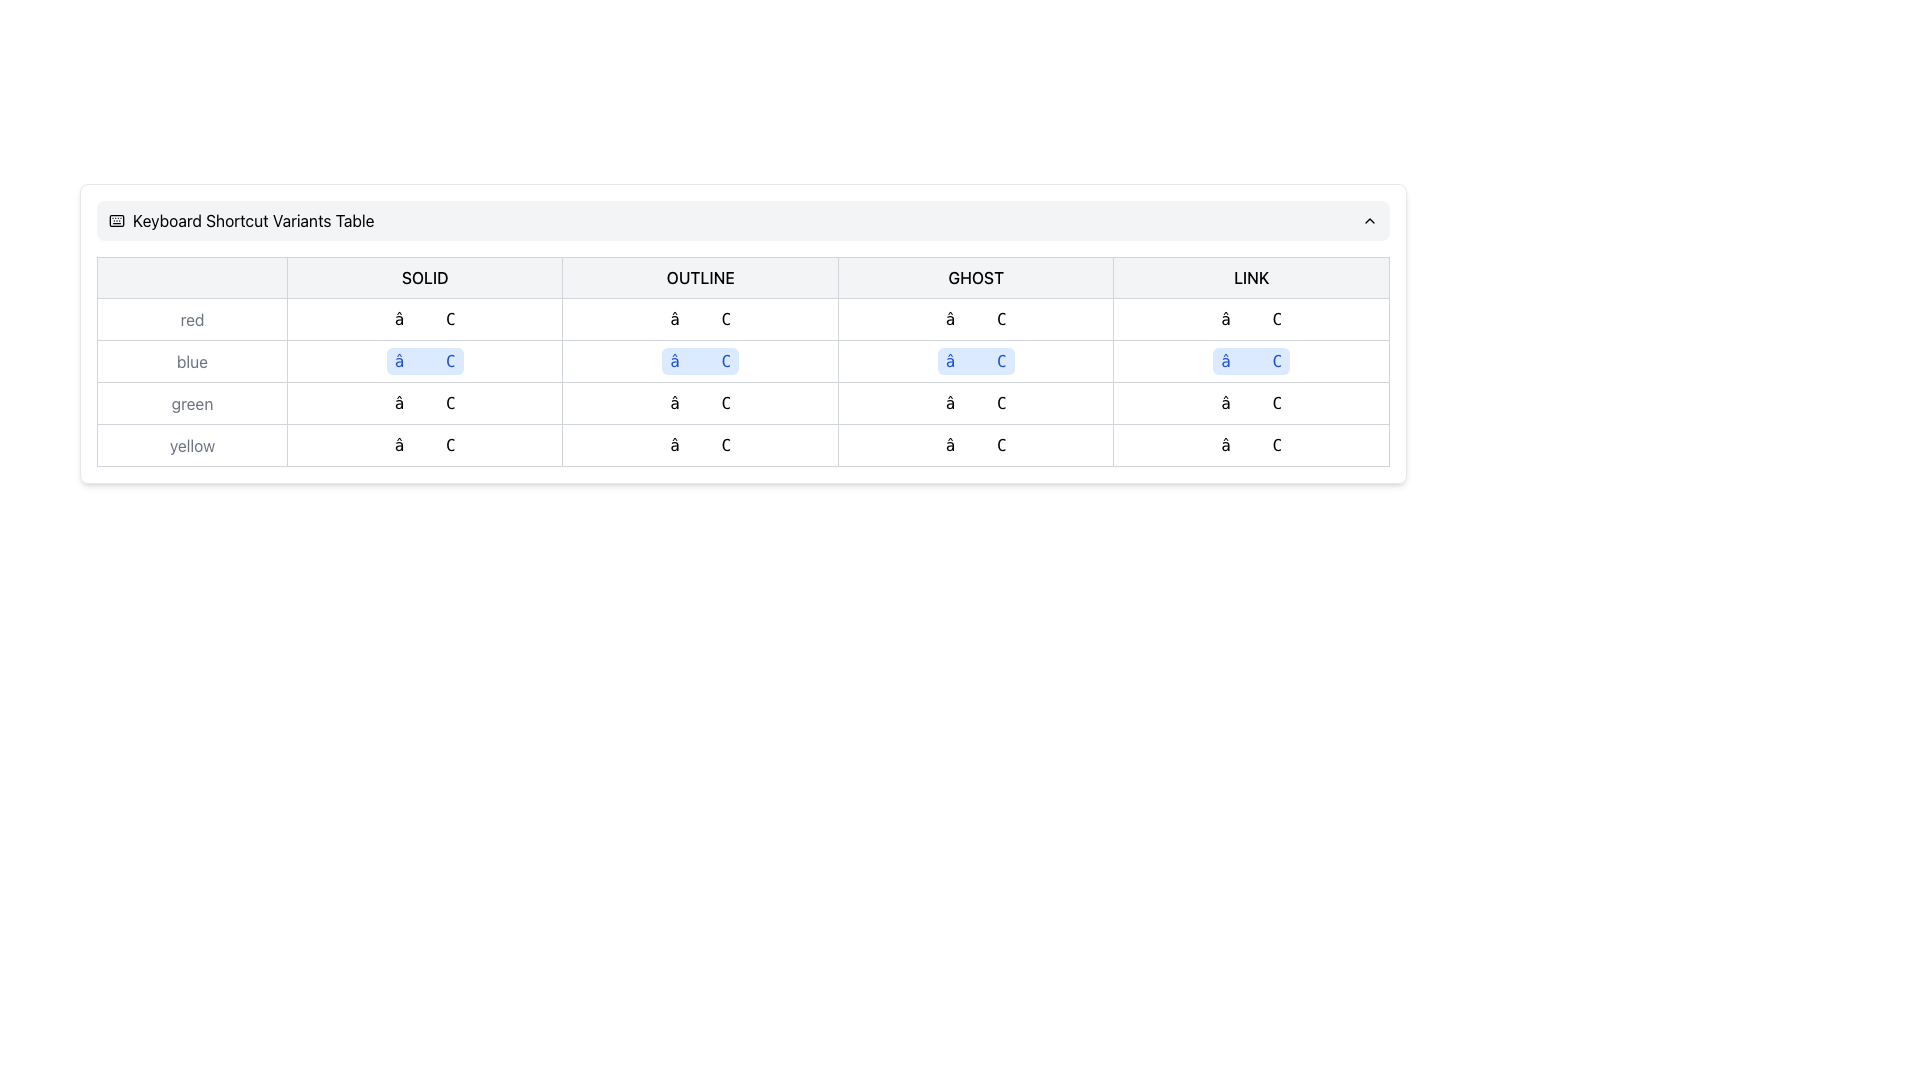 This screenshot has height=1080, width=1920. Describe the element at coordinates (976, 361) in the screenshot. I see `keyboard shortcut label located in the 'GHOST' column and 'blue' row of the grid structure` at that location.